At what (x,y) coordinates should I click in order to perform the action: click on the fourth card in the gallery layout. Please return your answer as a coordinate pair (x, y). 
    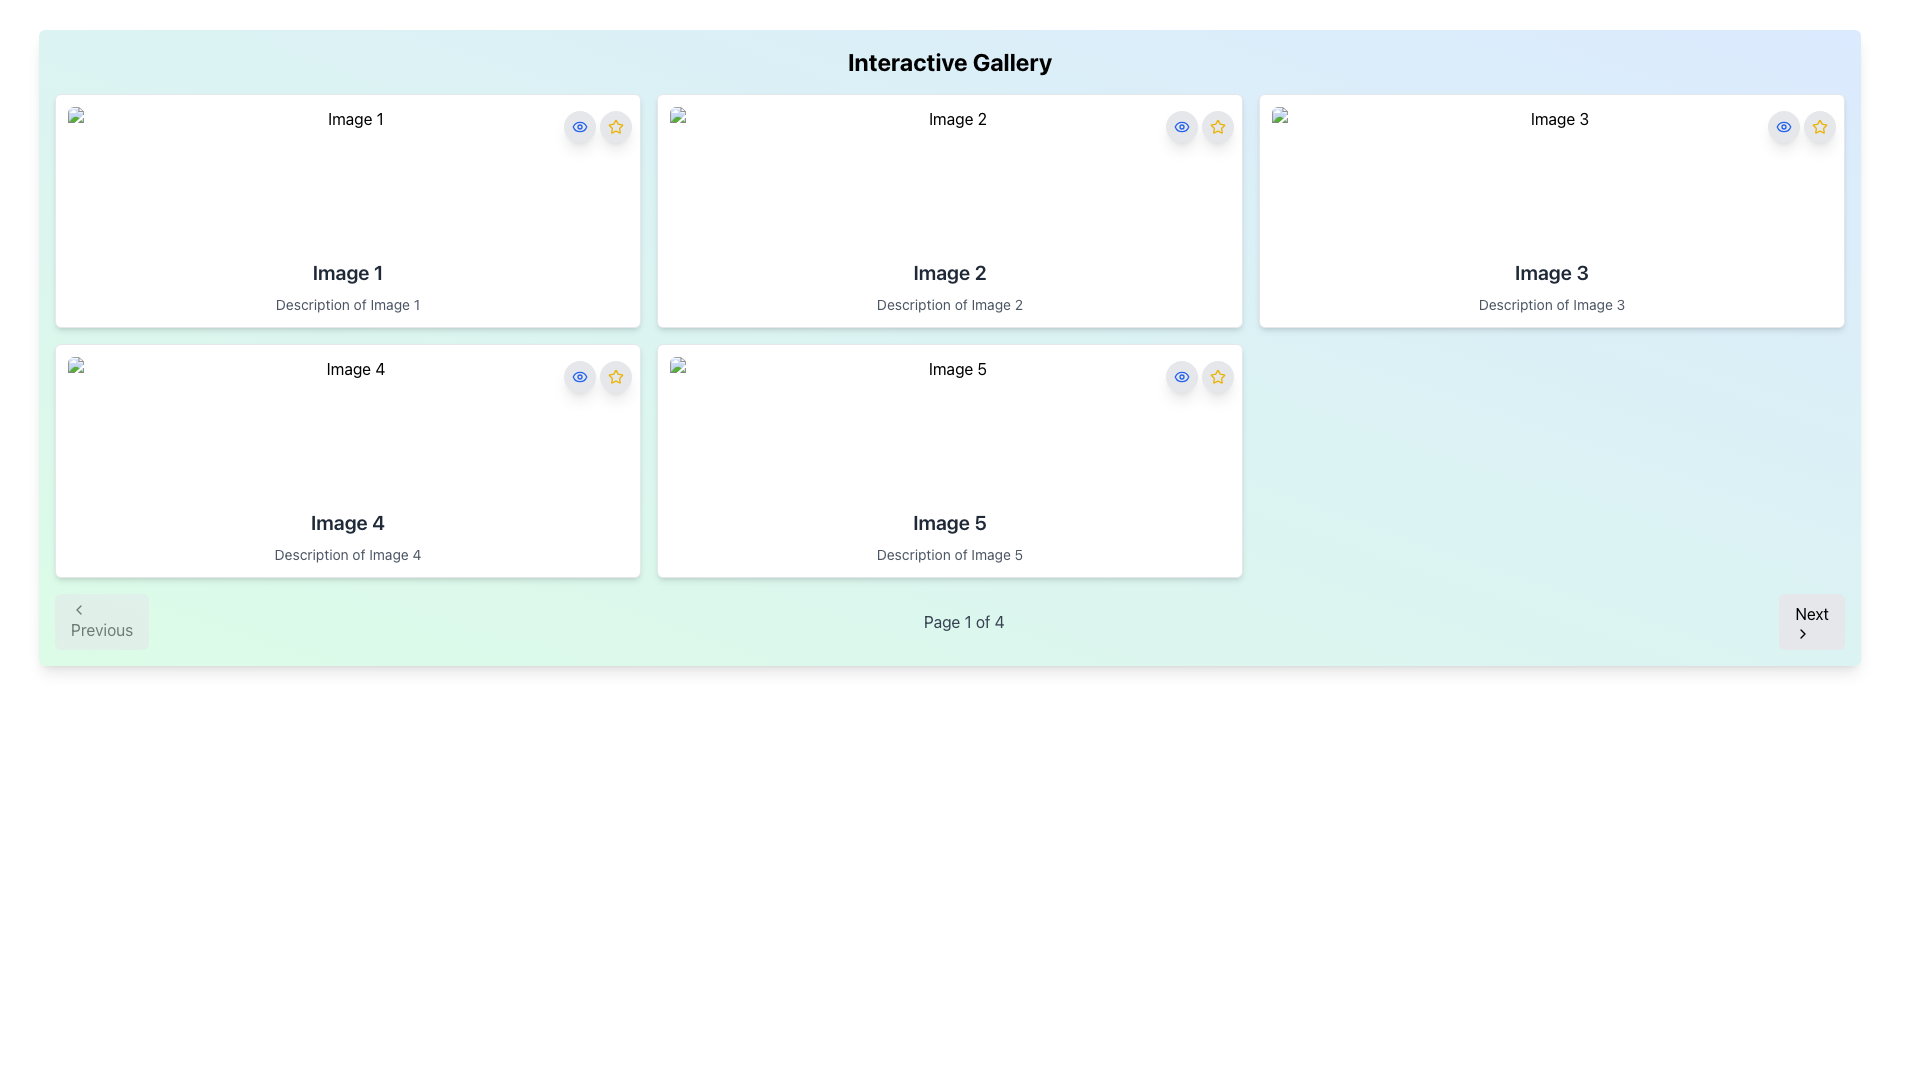
    Looking at the image, I should click on (347, 461).